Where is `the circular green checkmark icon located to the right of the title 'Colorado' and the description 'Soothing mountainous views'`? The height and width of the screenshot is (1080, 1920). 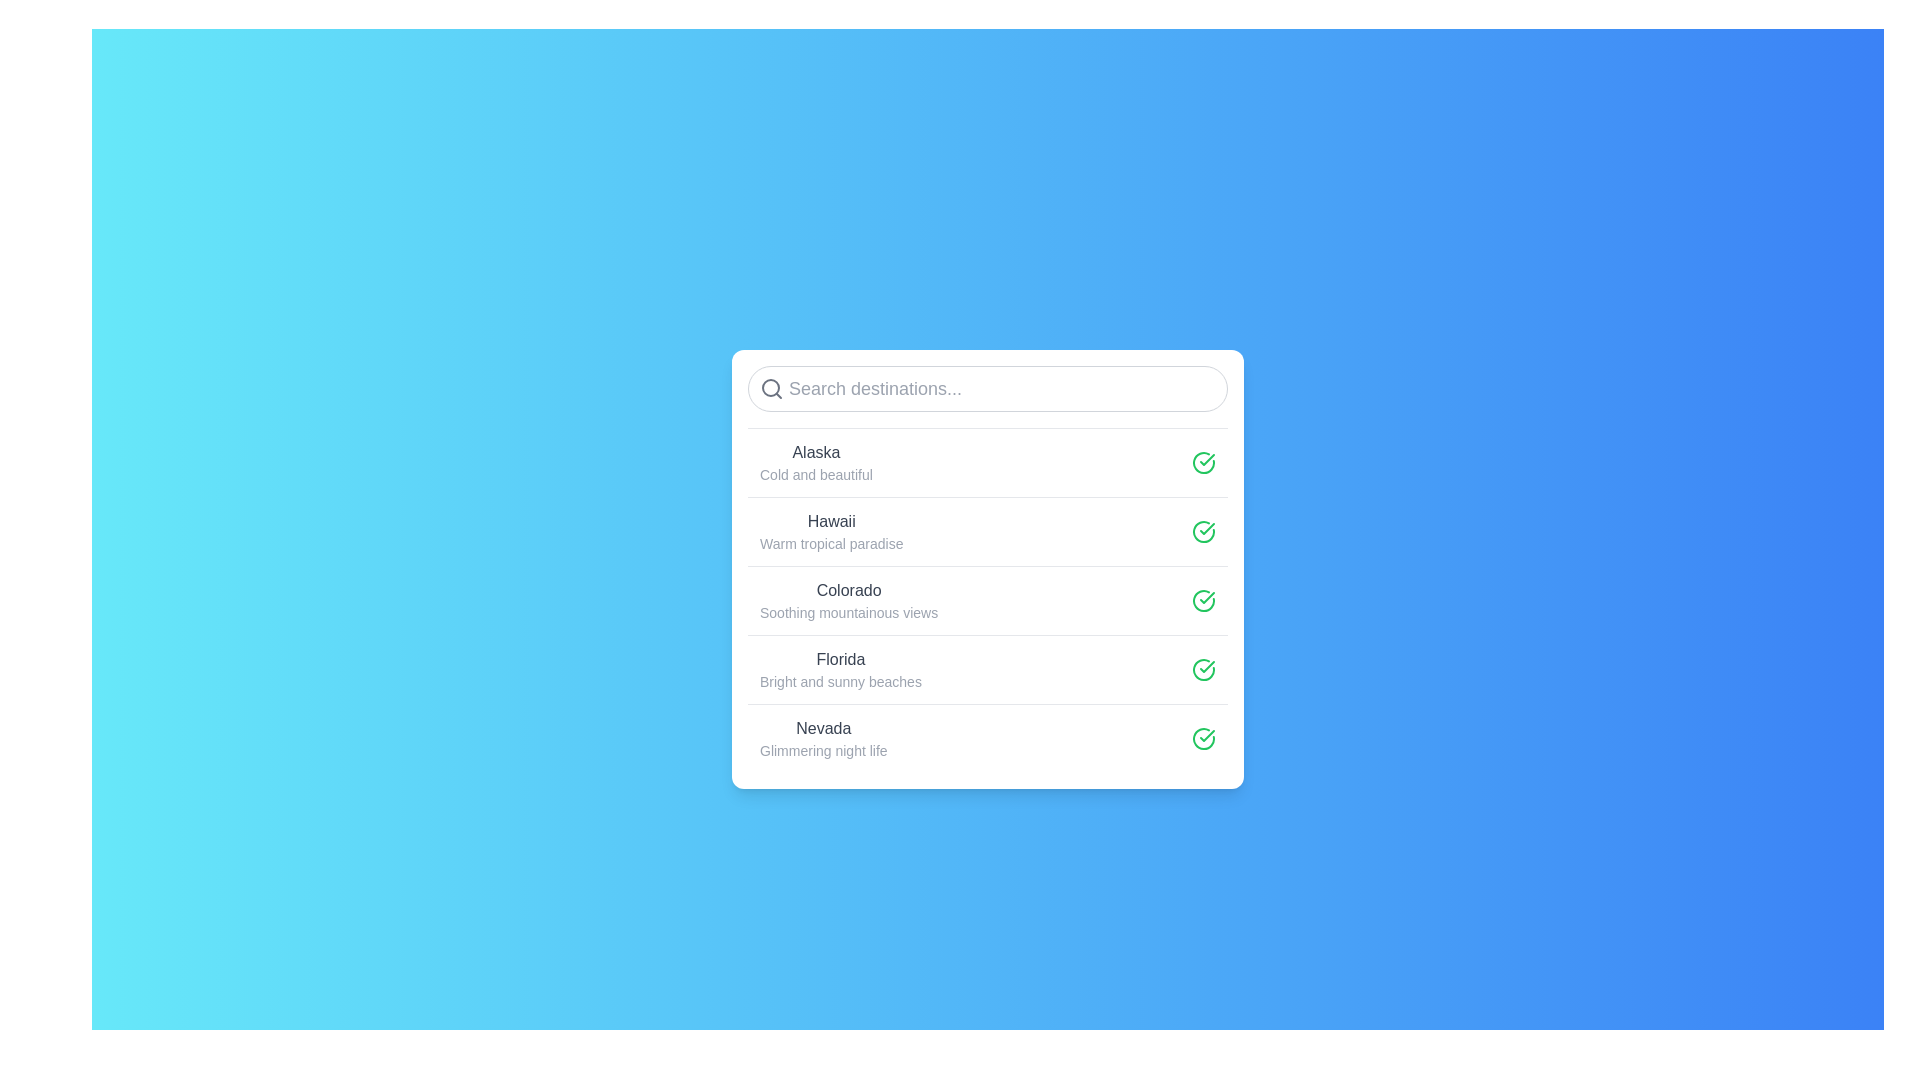 the circular green checkmark icon located to the right of the title 'Colorado' and the description 'Soothing mountainous views' is located at coordinates (1203, 599).